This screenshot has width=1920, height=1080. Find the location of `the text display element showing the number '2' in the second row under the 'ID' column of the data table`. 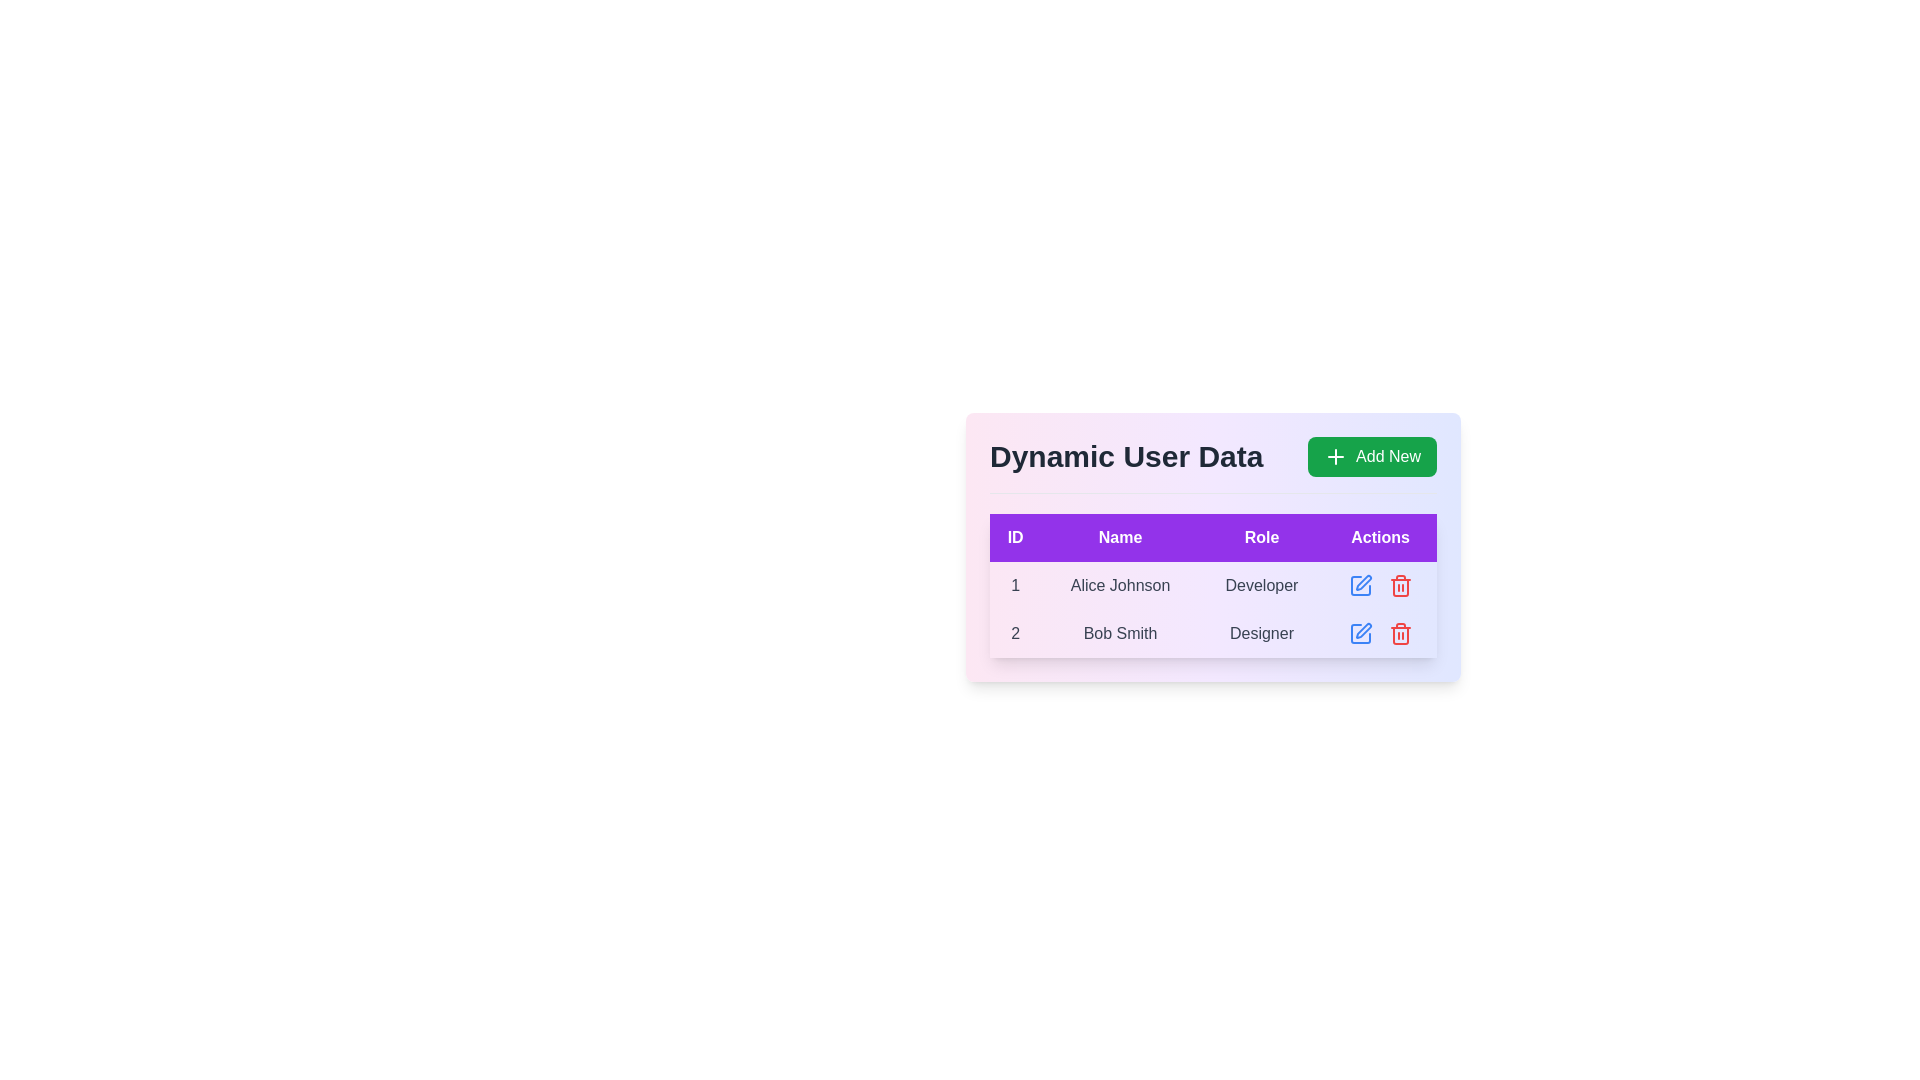

the text display element showing the number '2' in the second row under the 'ID' column of the data table is located at coordinates (1015, 633).